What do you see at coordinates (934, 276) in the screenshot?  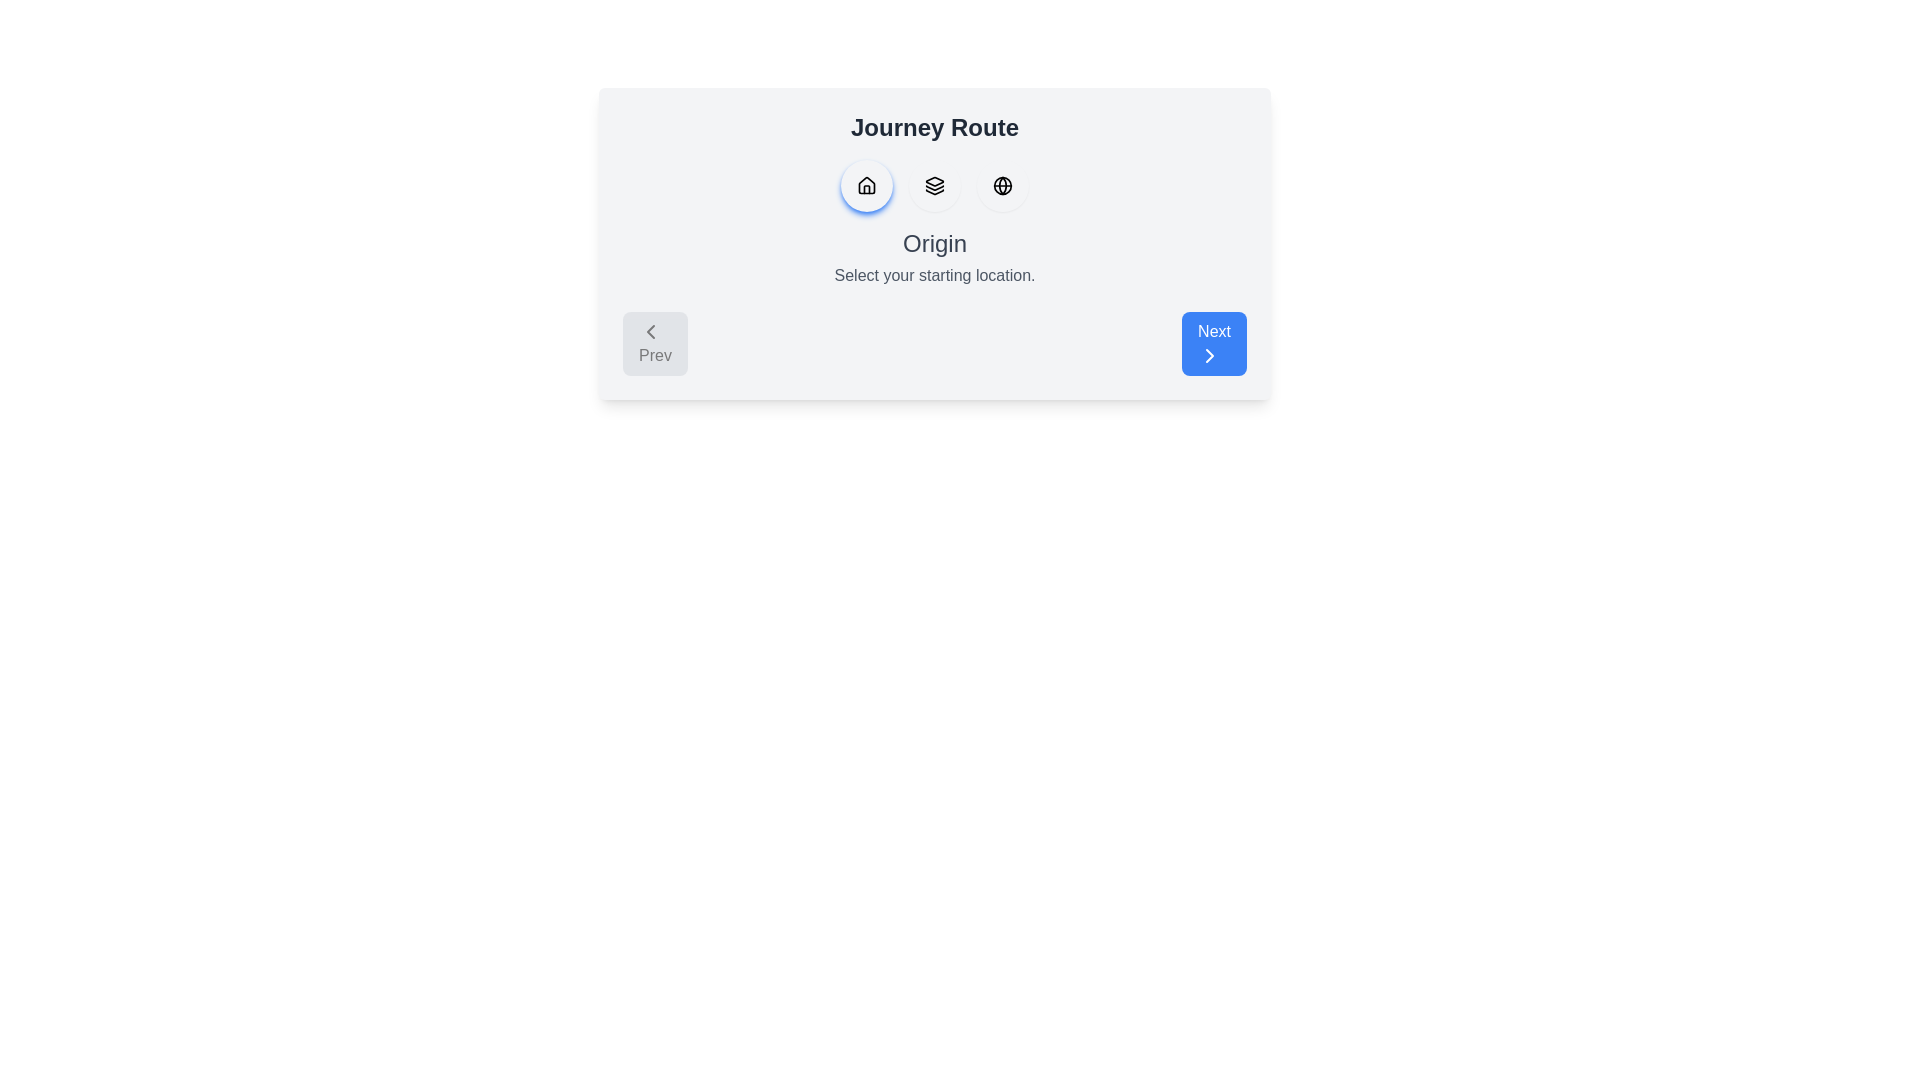 I see `the informational text label that says 'Select your starting location.' which is located below the 'Origin' heading` at bounding box center [934, 276].